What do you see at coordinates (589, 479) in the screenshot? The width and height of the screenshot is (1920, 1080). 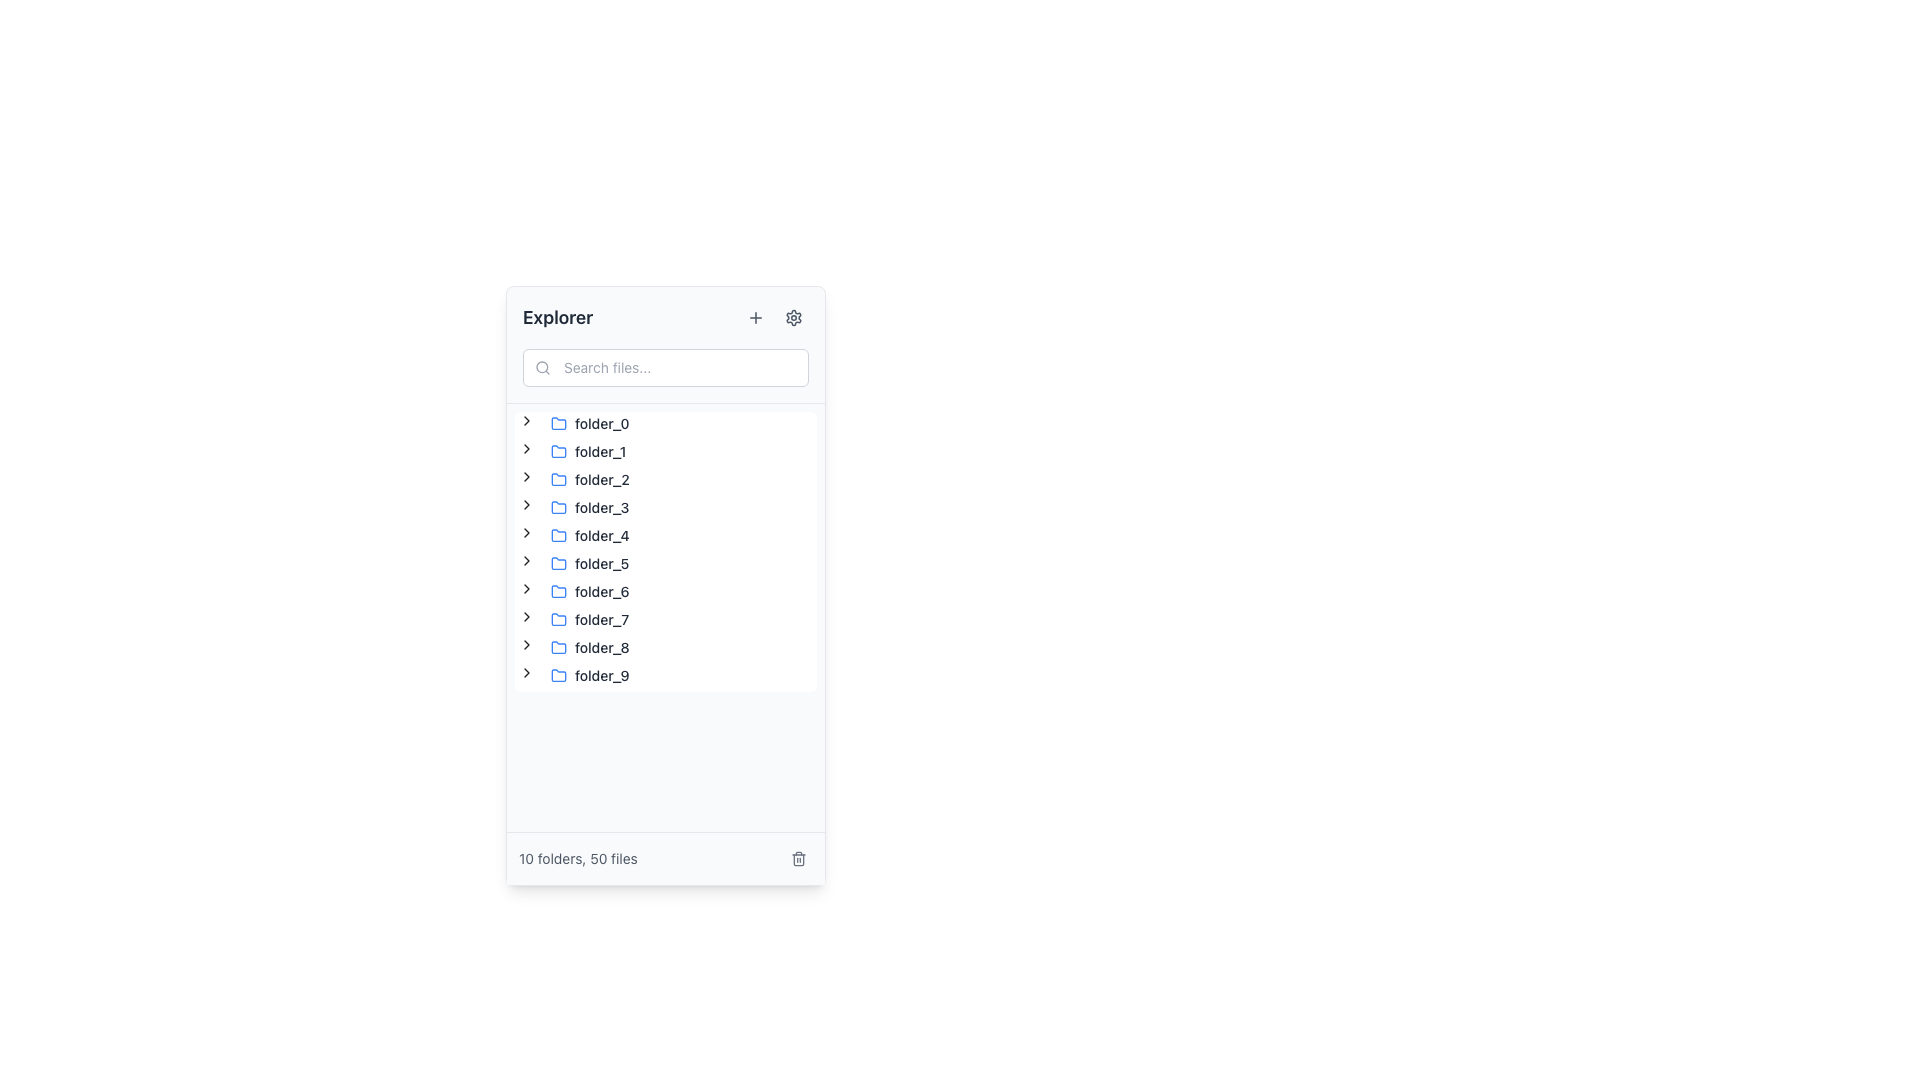 I see `the 'folder_2' list item, which is the third item in the vertically stacked folder list on the left panel` at bounding box center [589, 479].